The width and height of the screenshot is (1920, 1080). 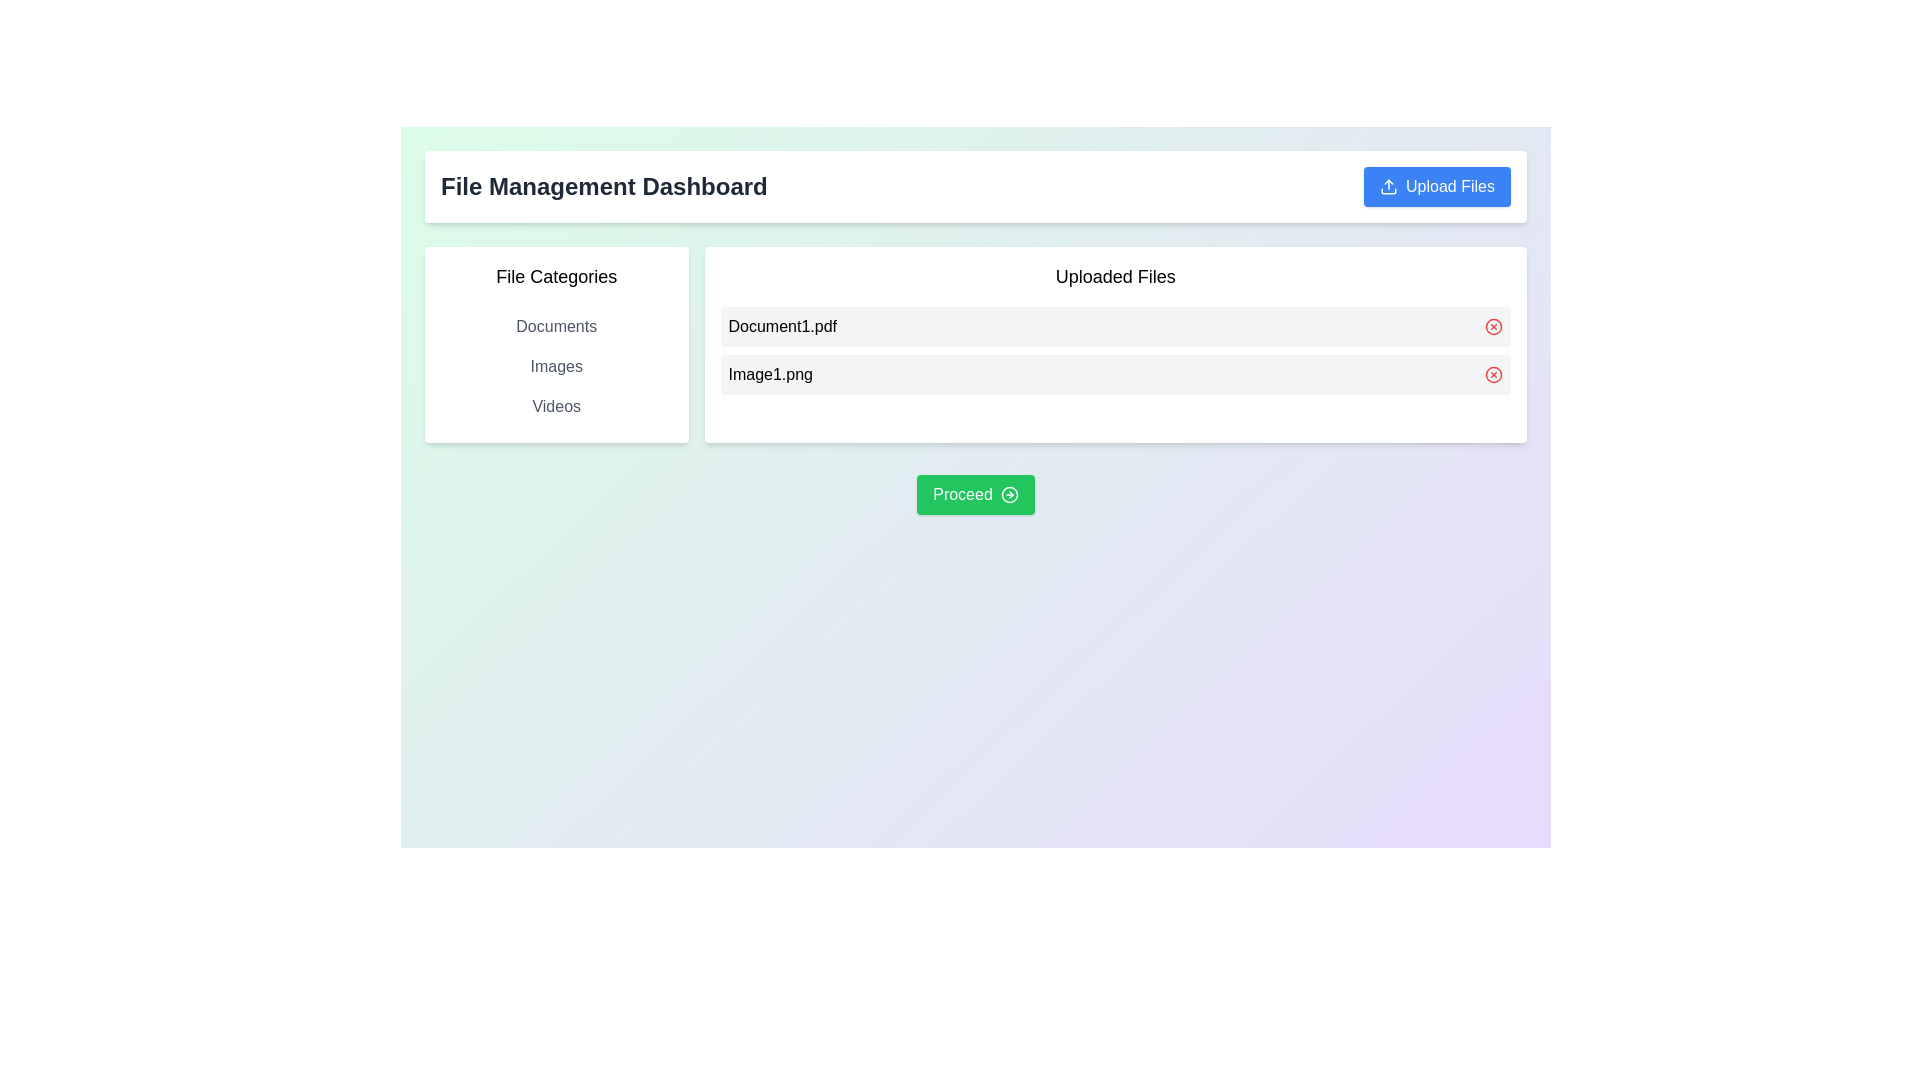 I want to click on the text label representing the file named 'Image1.png', which is the second item in the 'Uploaded Files' section, so click(x=769, y=374).